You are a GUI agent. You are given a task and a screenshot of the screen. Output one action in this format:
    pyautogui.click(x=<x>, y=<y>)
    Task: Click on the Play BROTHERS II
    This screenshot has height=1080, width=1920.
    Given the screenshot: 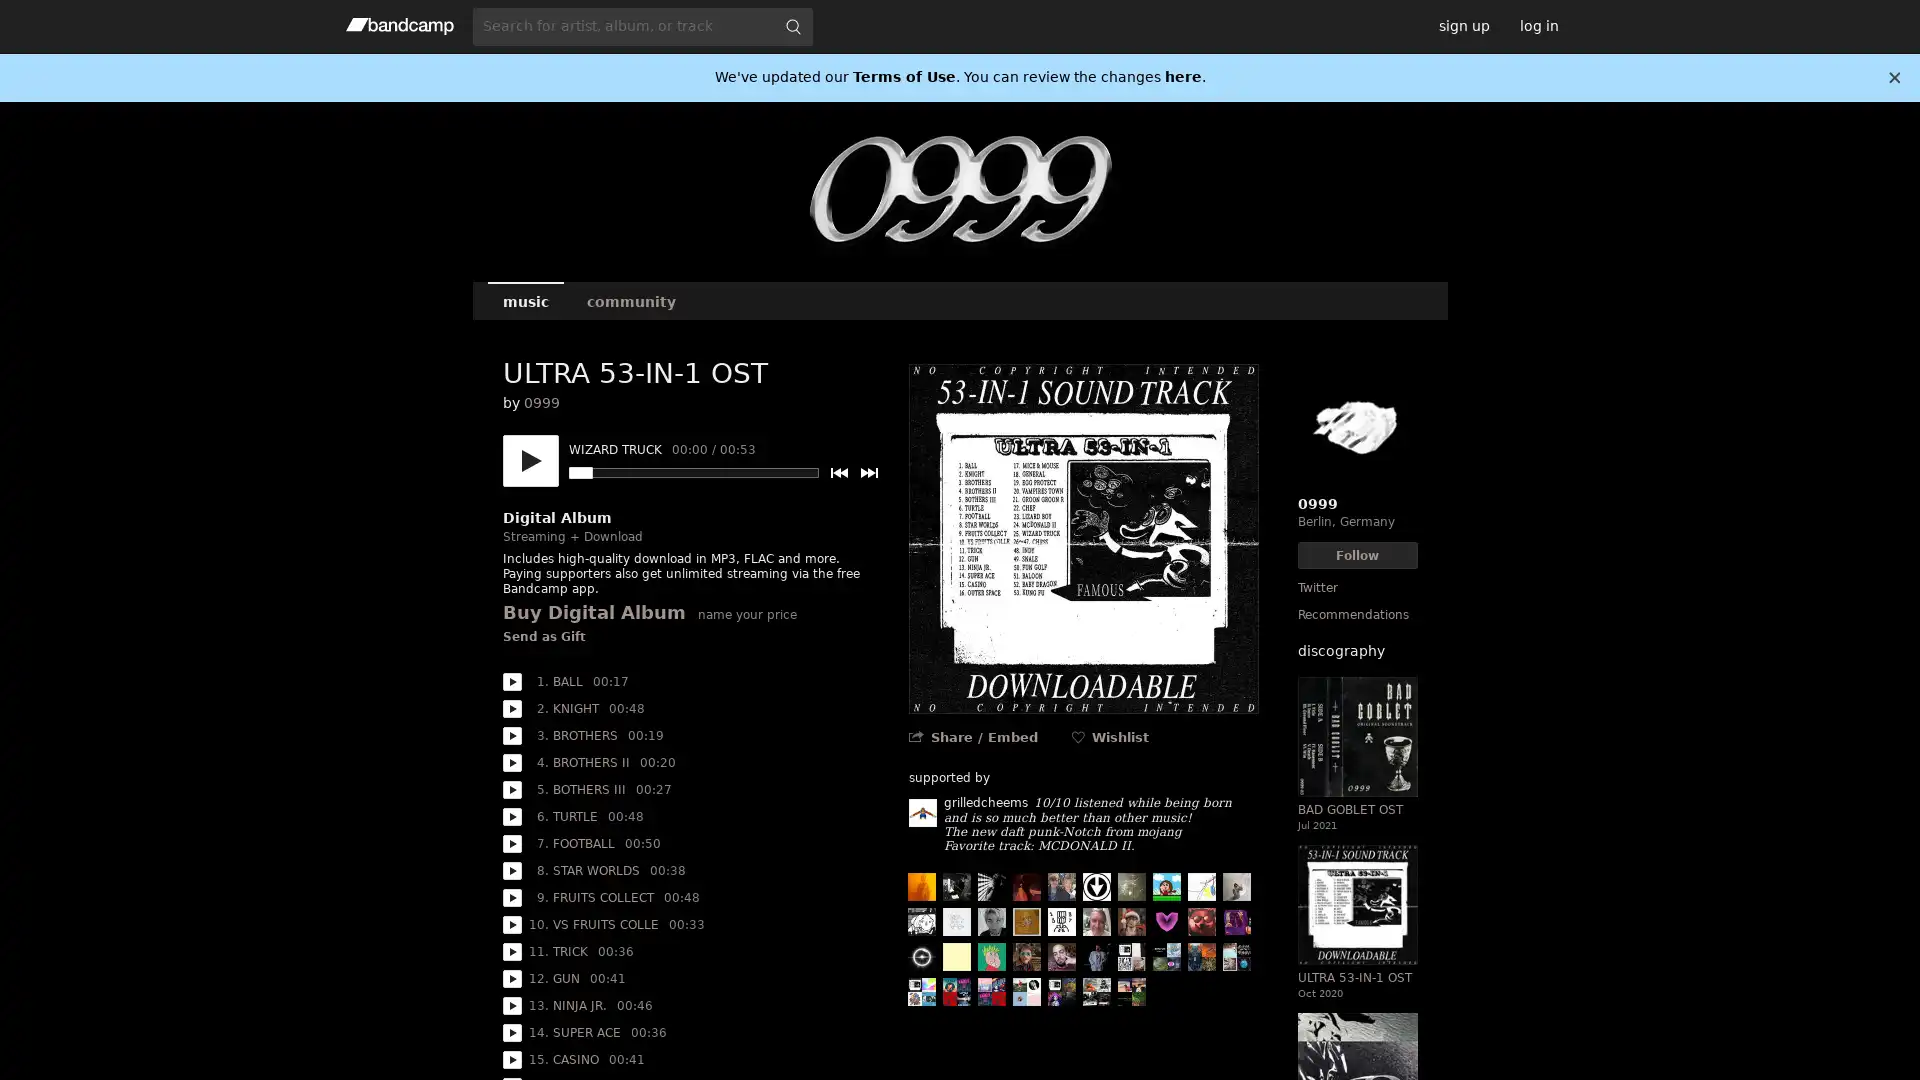 What is the action you would take?
    pyautogui.click(x=511, y=763)
    